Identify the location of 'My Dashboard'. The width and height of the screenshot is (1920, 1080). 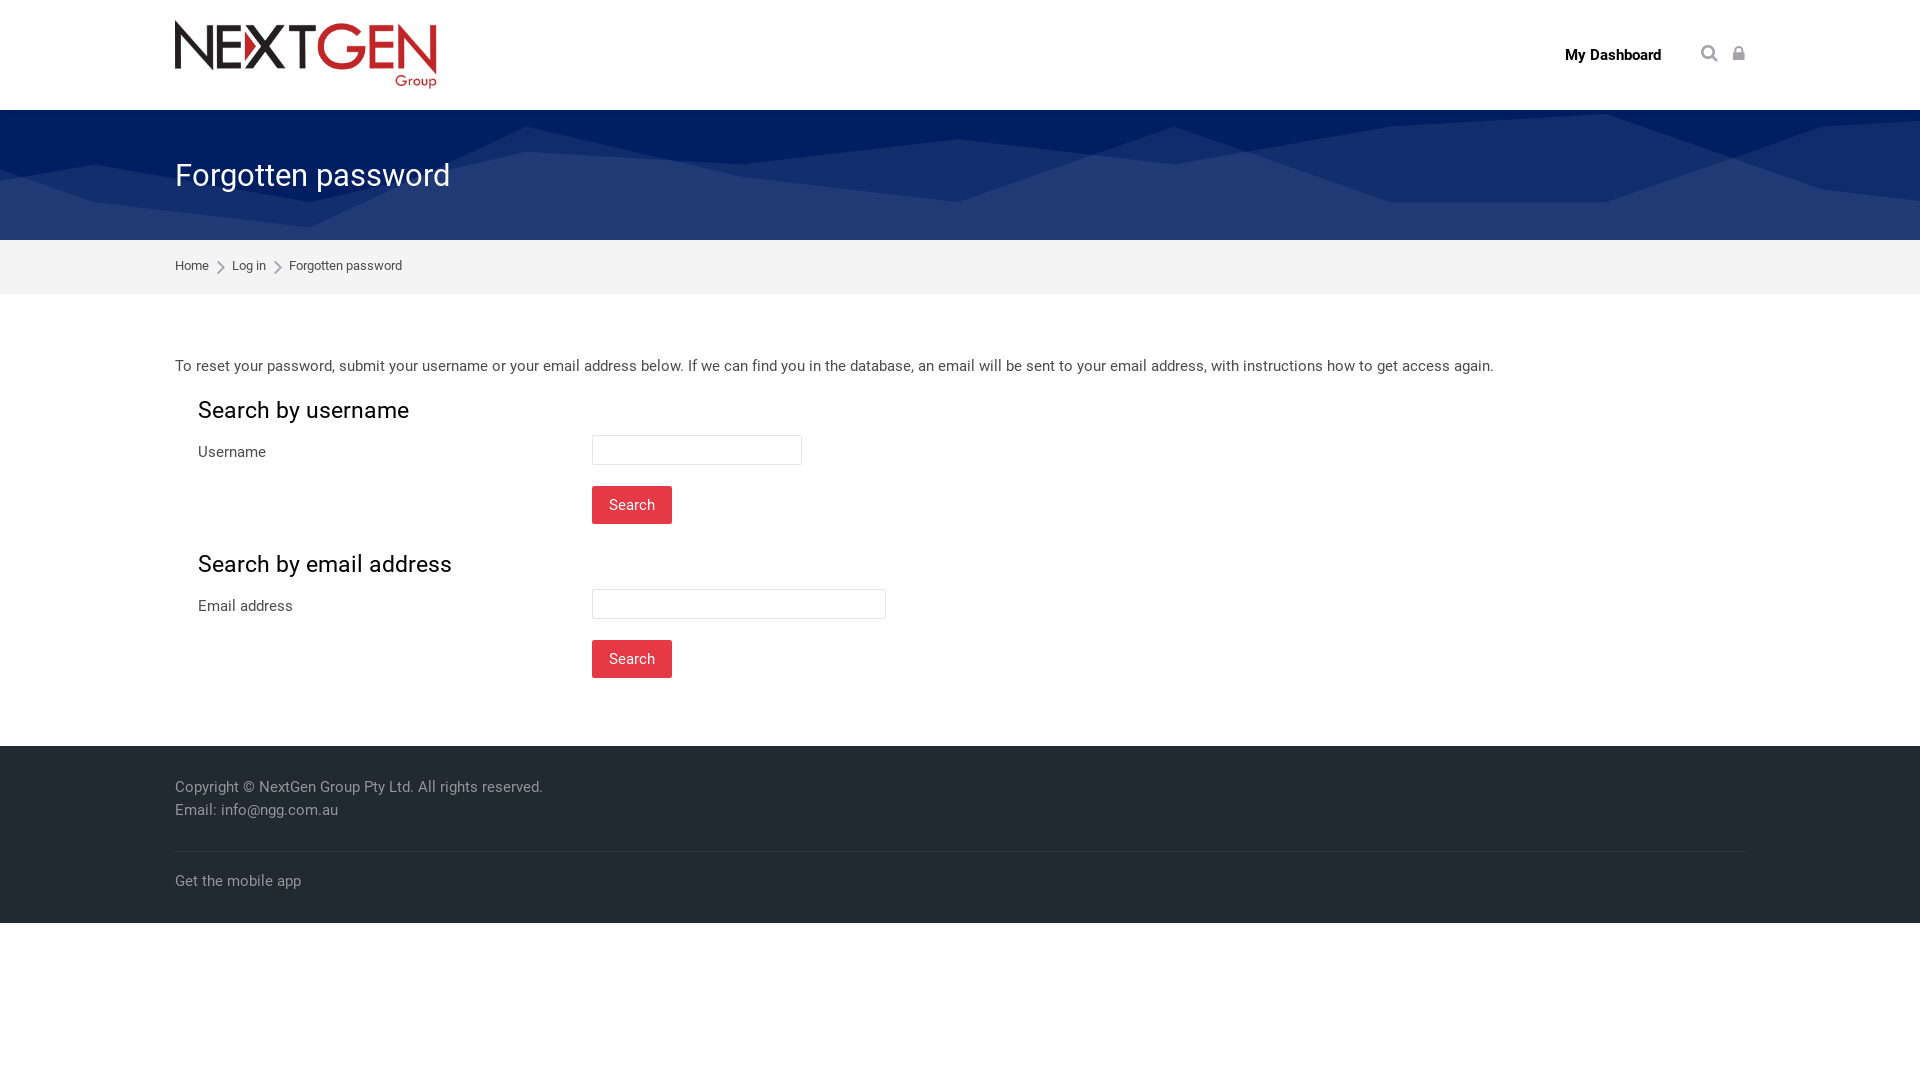
(1612, 53).